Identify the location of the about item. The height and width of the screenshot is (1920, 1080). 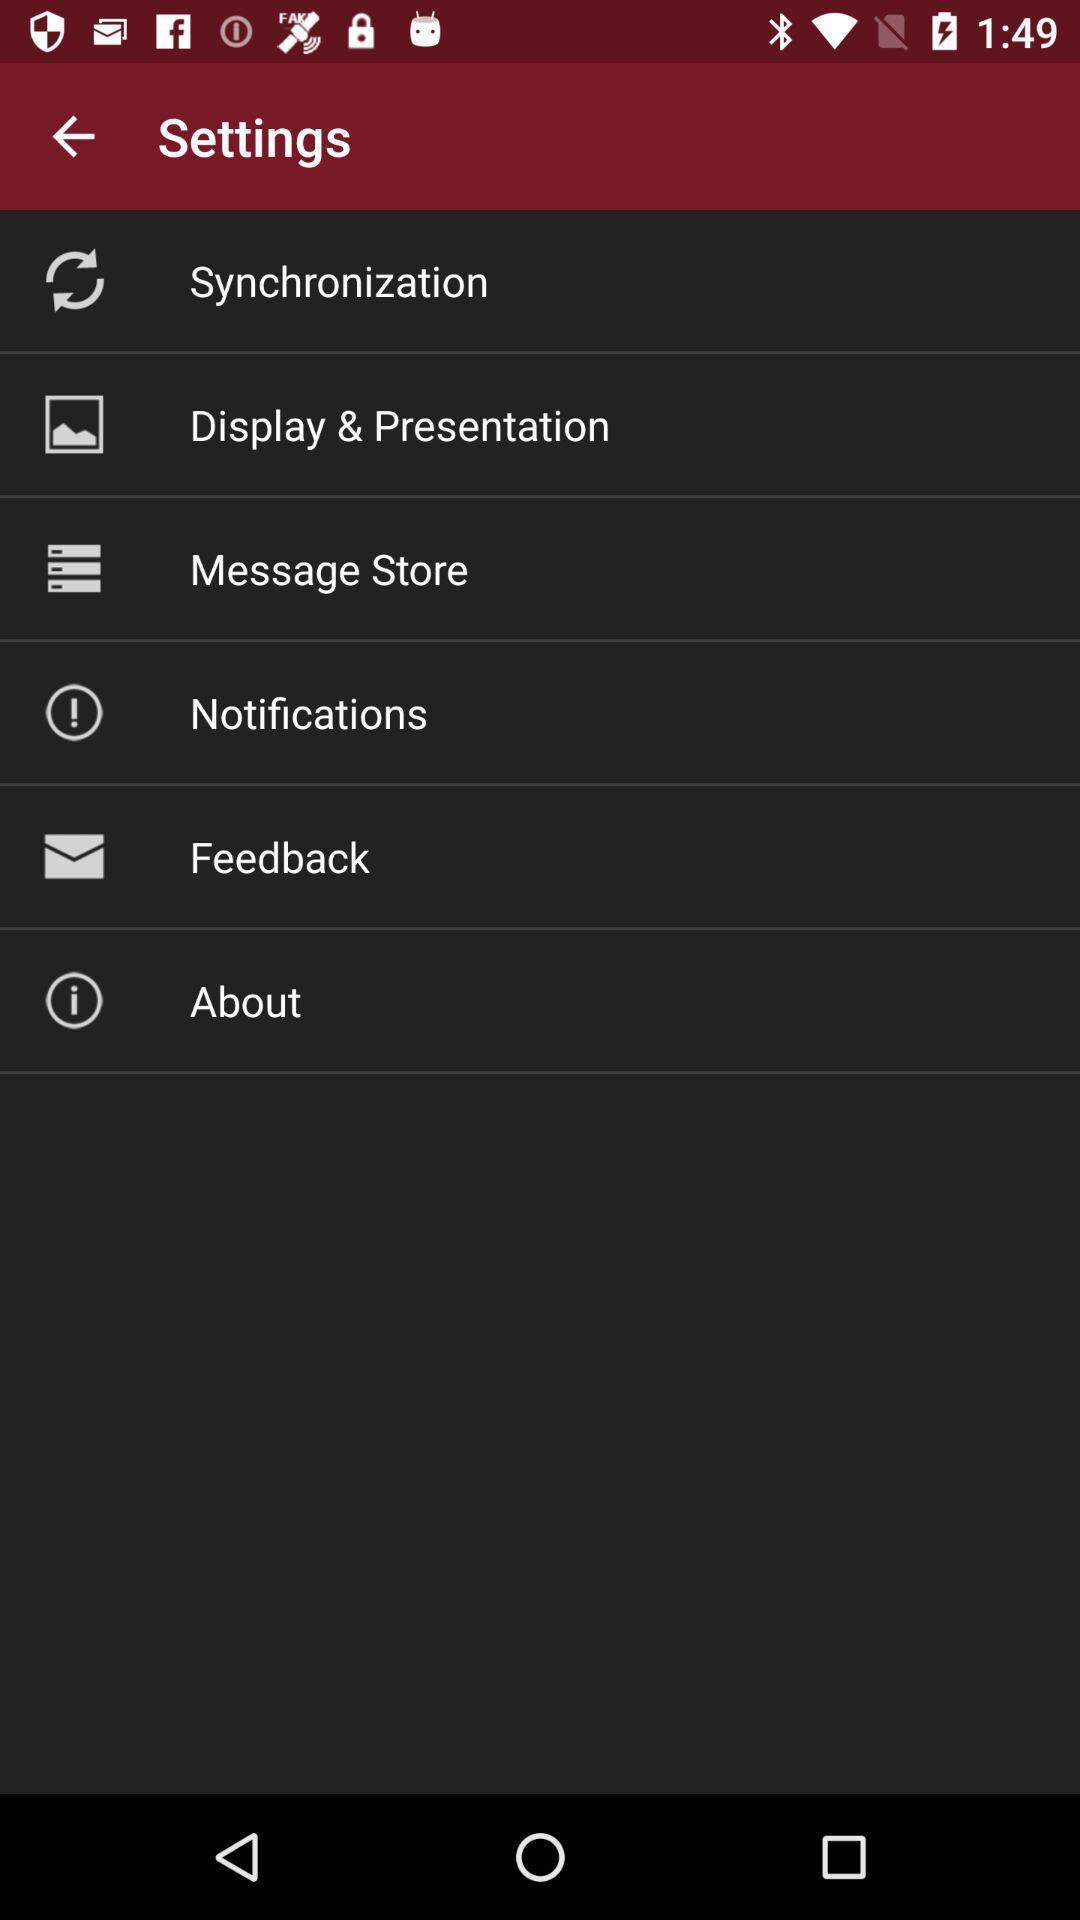
(244, 1000).